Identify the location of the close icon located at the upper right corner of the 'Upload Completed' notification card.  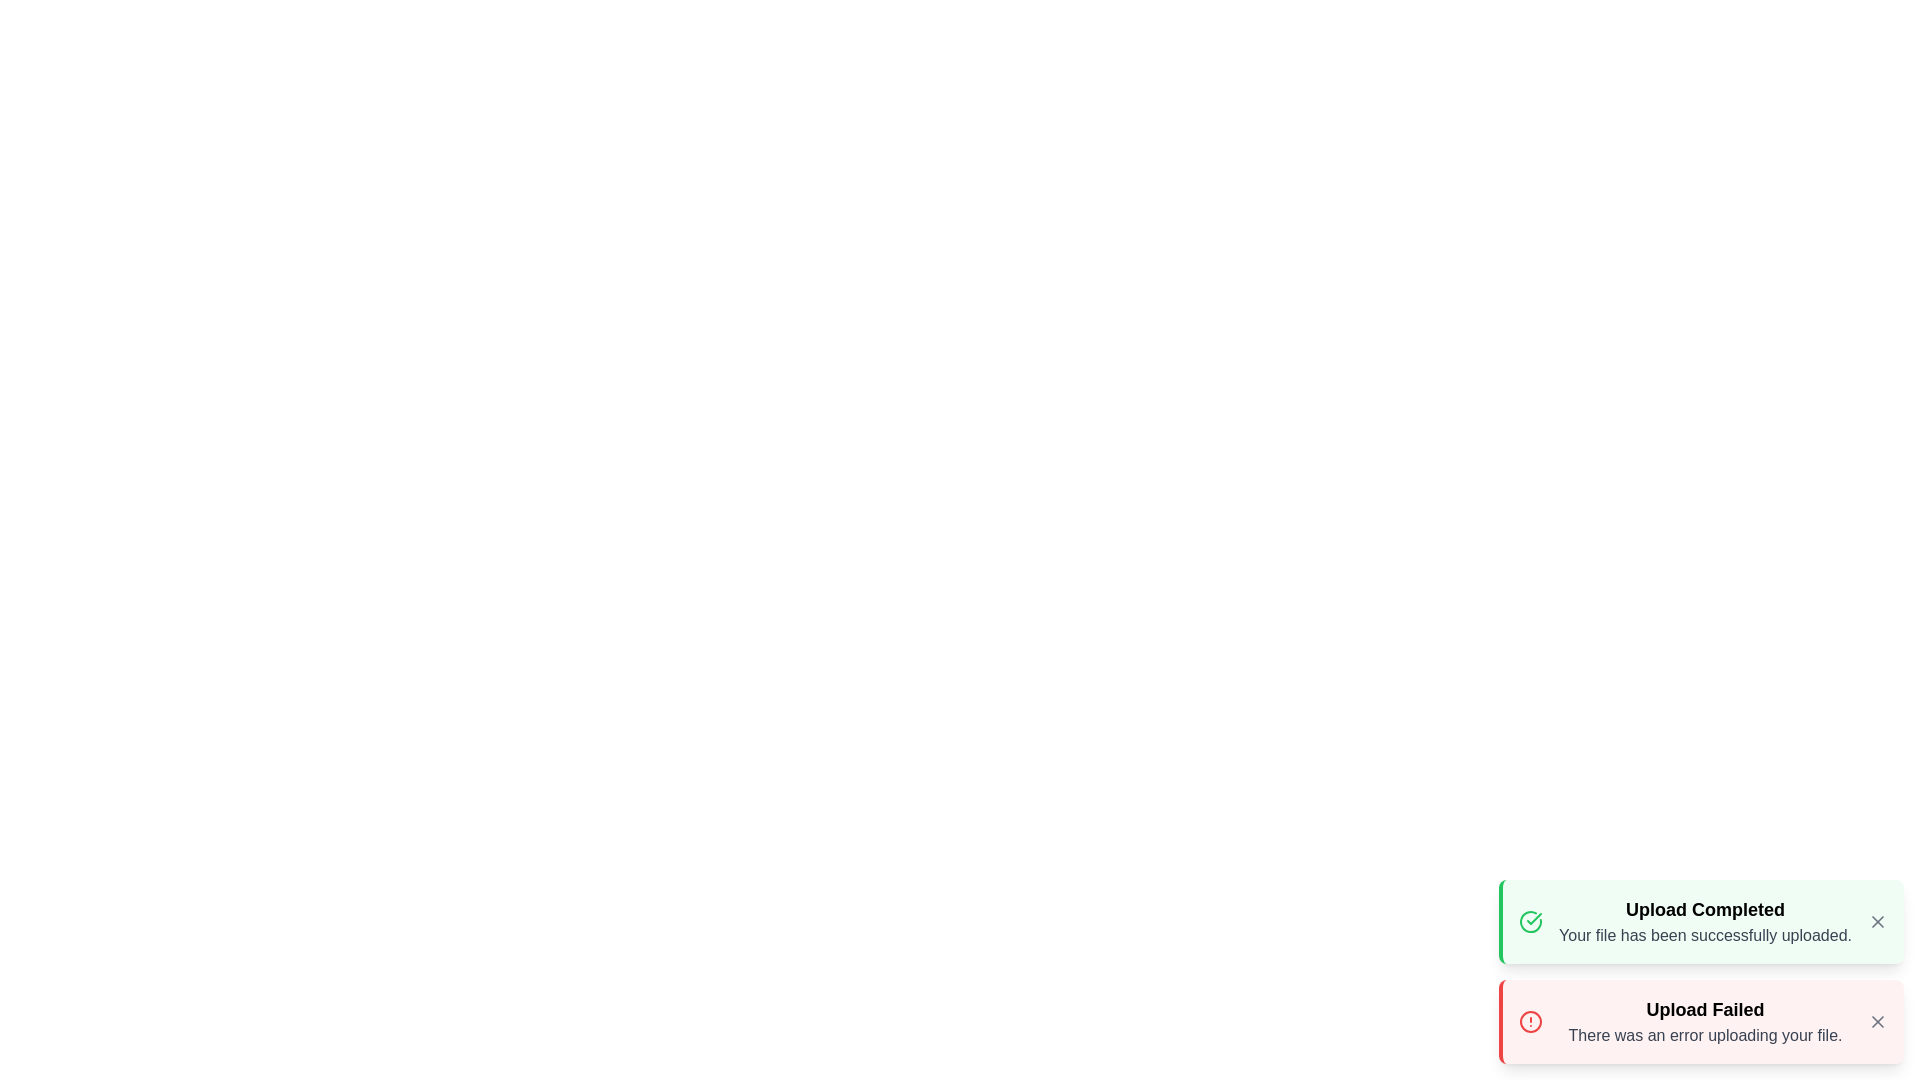
(1876, 921).